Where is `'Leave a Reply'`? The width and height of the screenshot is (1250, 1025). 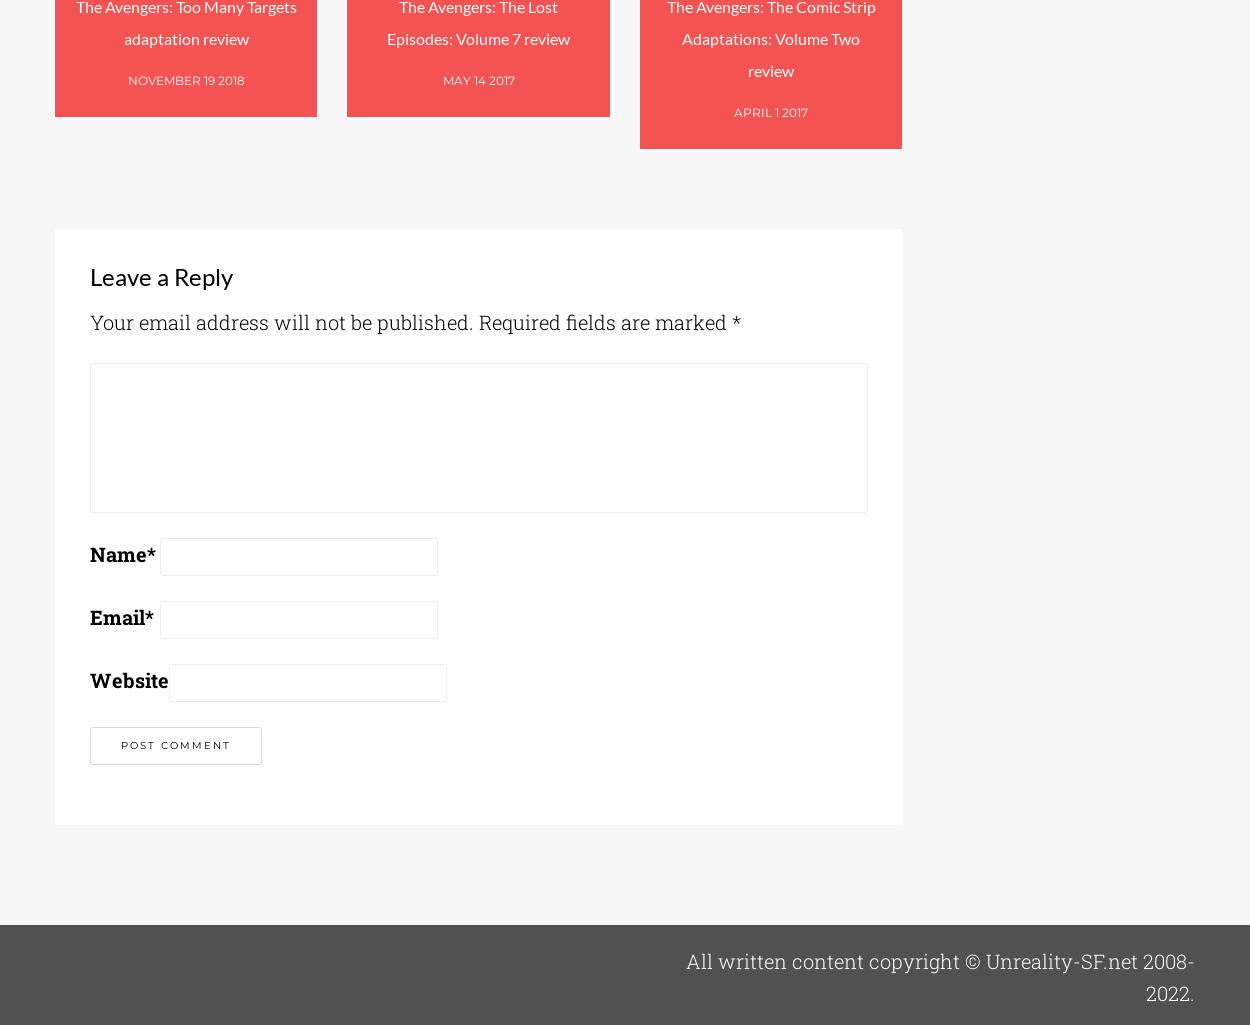
'Leave a Reply' is located at coordinates (161, 275).